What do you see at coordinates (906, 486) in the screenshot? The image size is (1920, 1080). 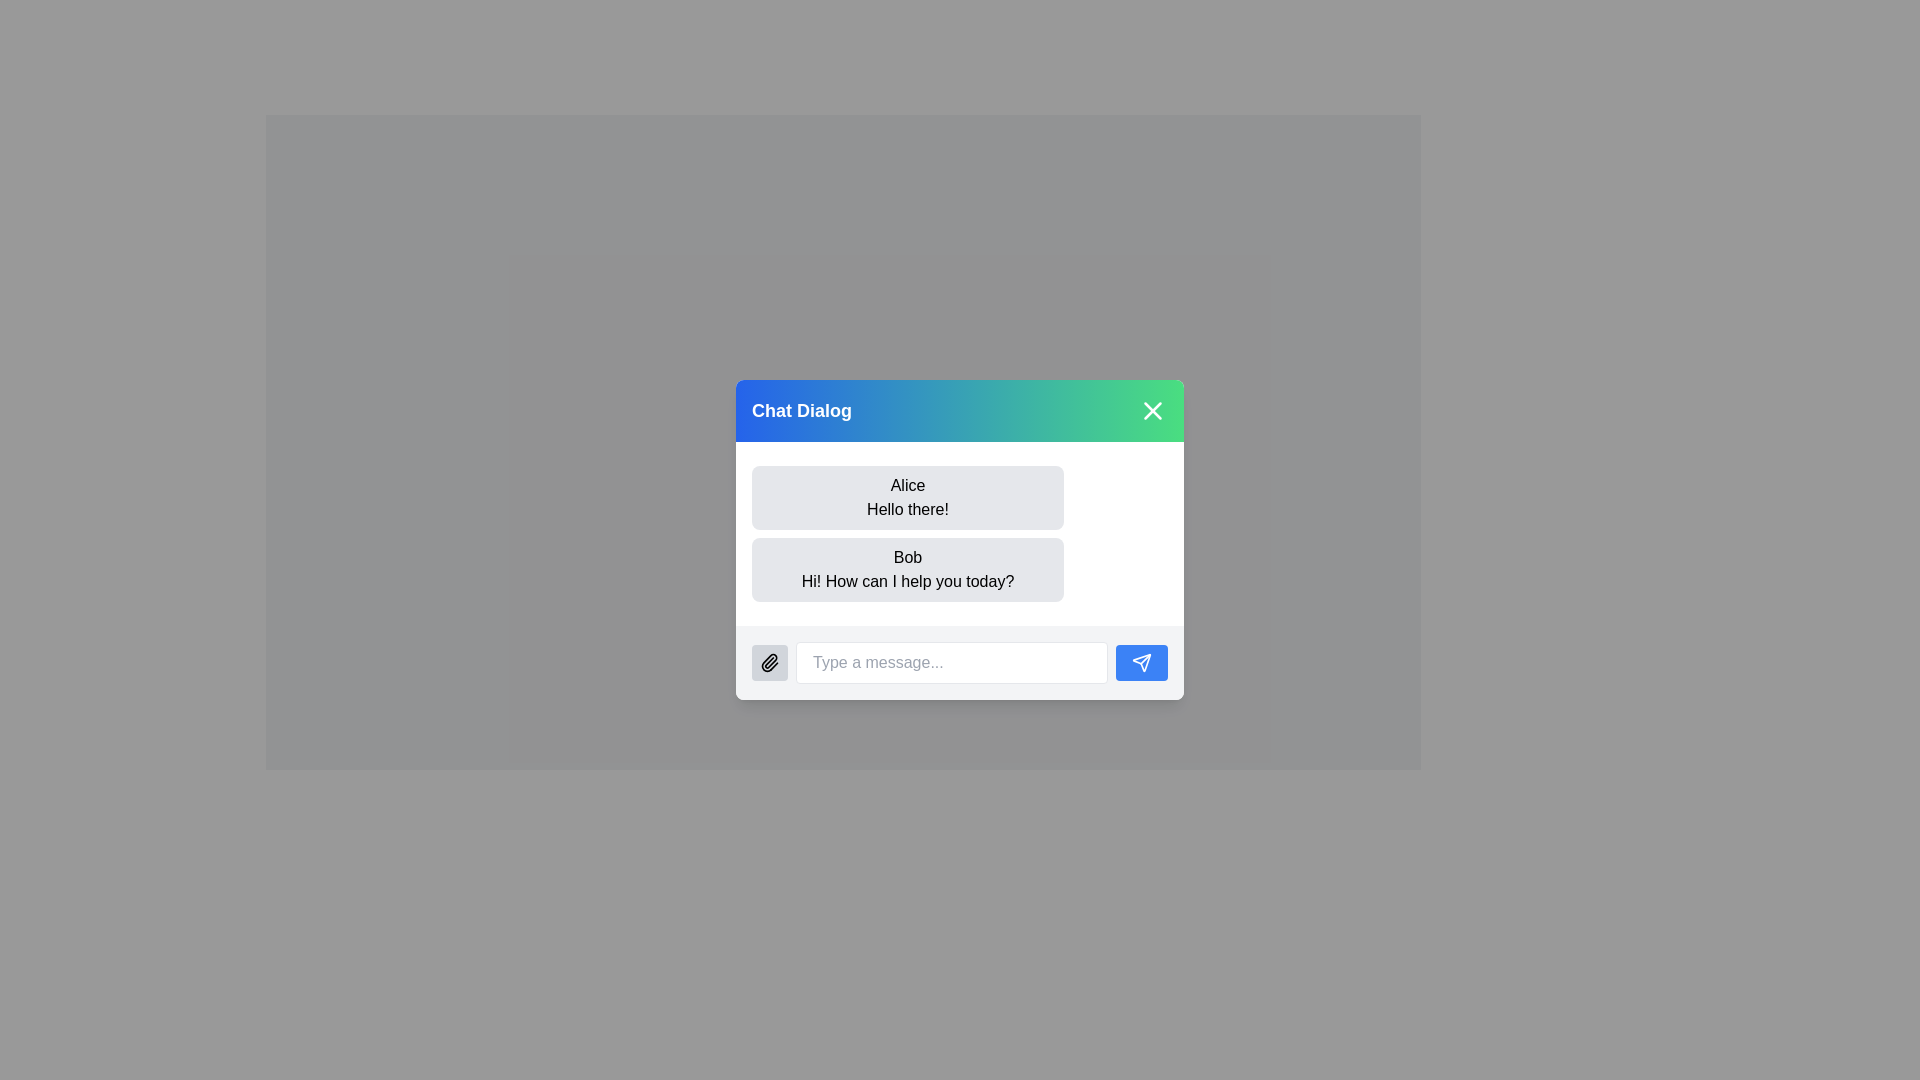 I see `the text label displaying the name 'Alice', which is styled as a header in a chat bubble` at bounding box center [906, 486].